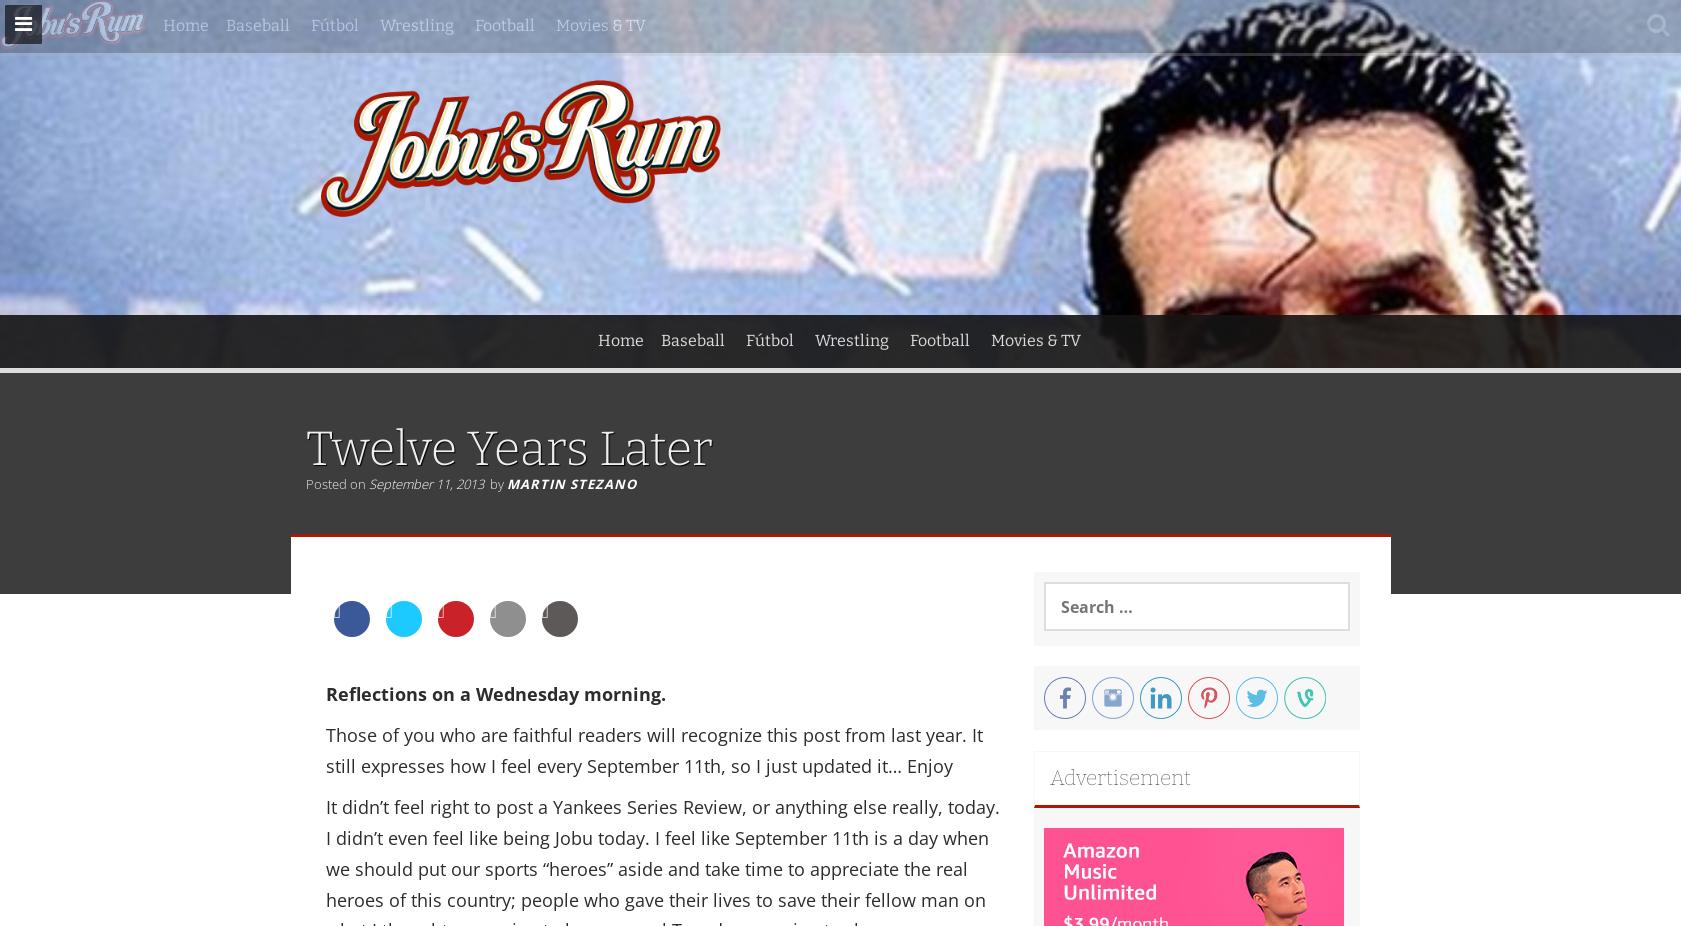  I want to click on 'Advertisement', so click(1119, 777).